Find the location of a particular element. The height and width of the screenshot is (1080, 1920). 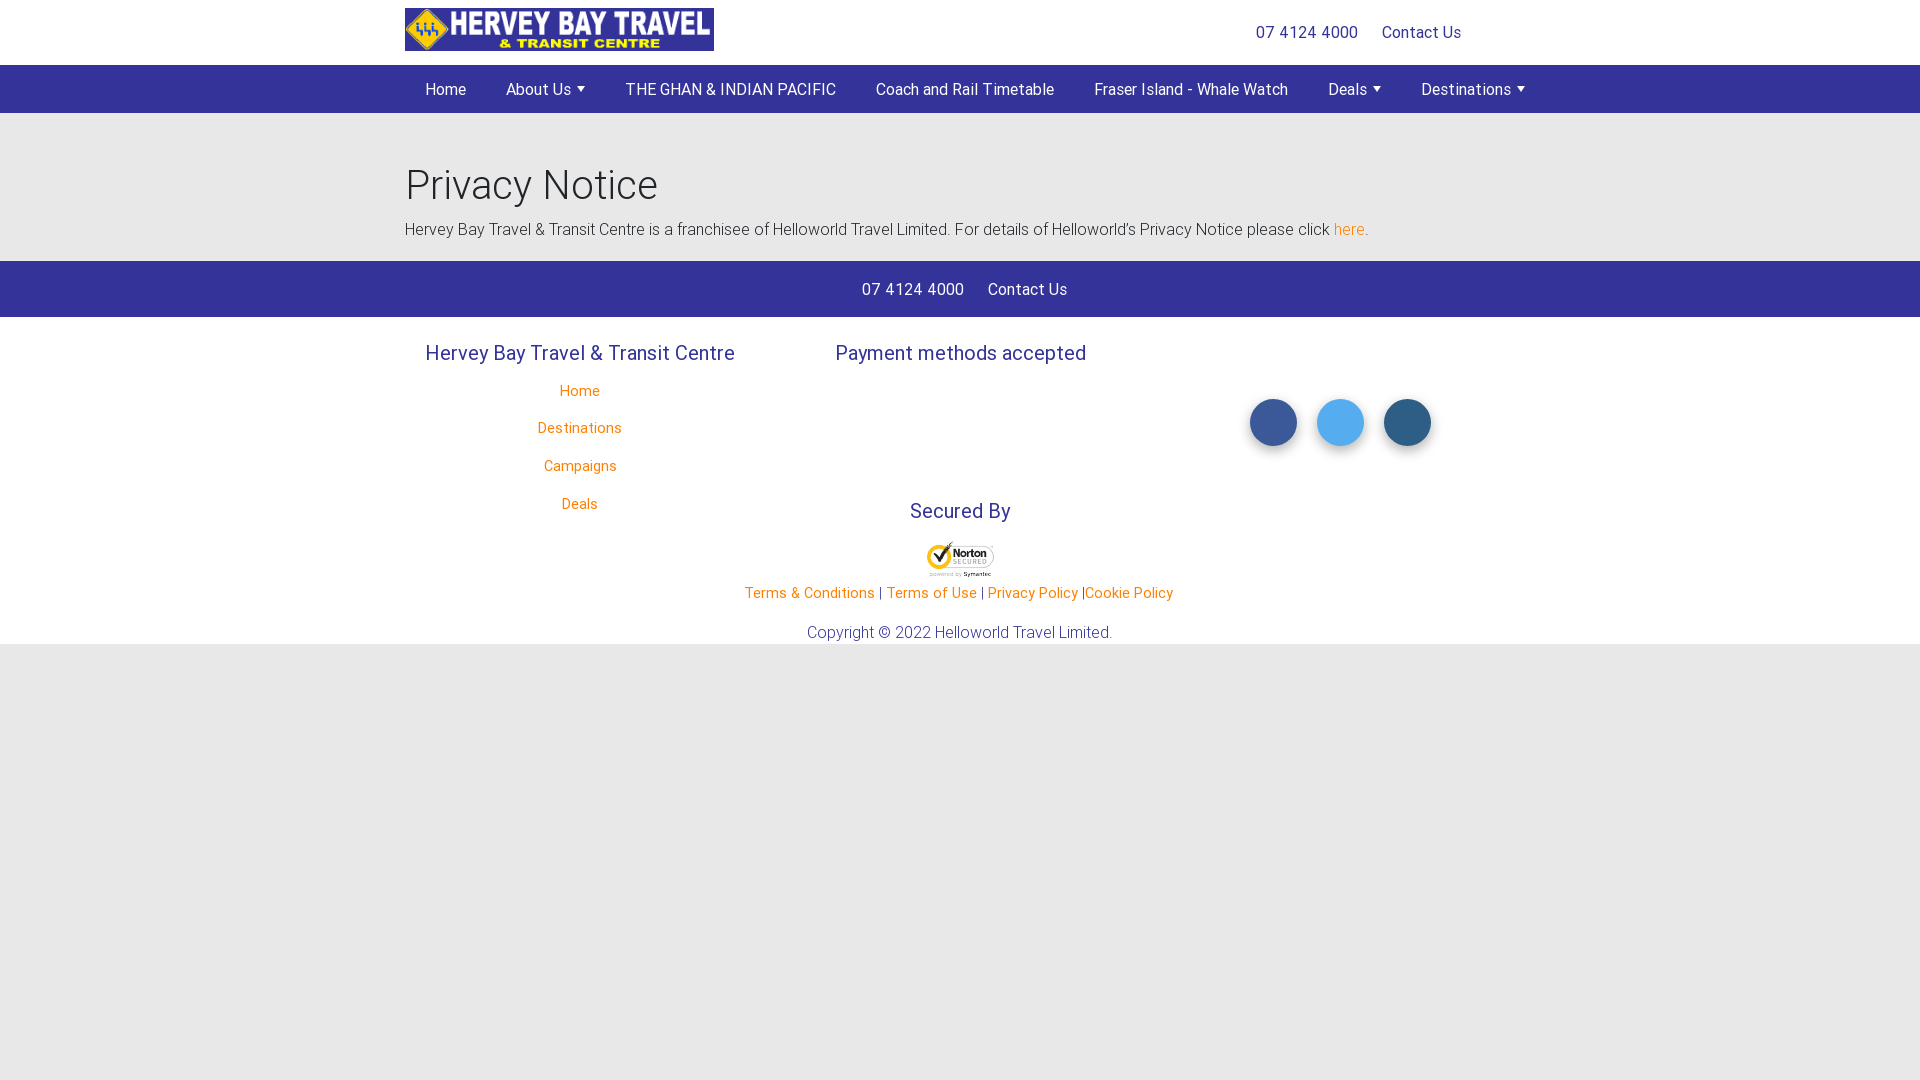

'Destinations' is located at coordinates (1400, 87).